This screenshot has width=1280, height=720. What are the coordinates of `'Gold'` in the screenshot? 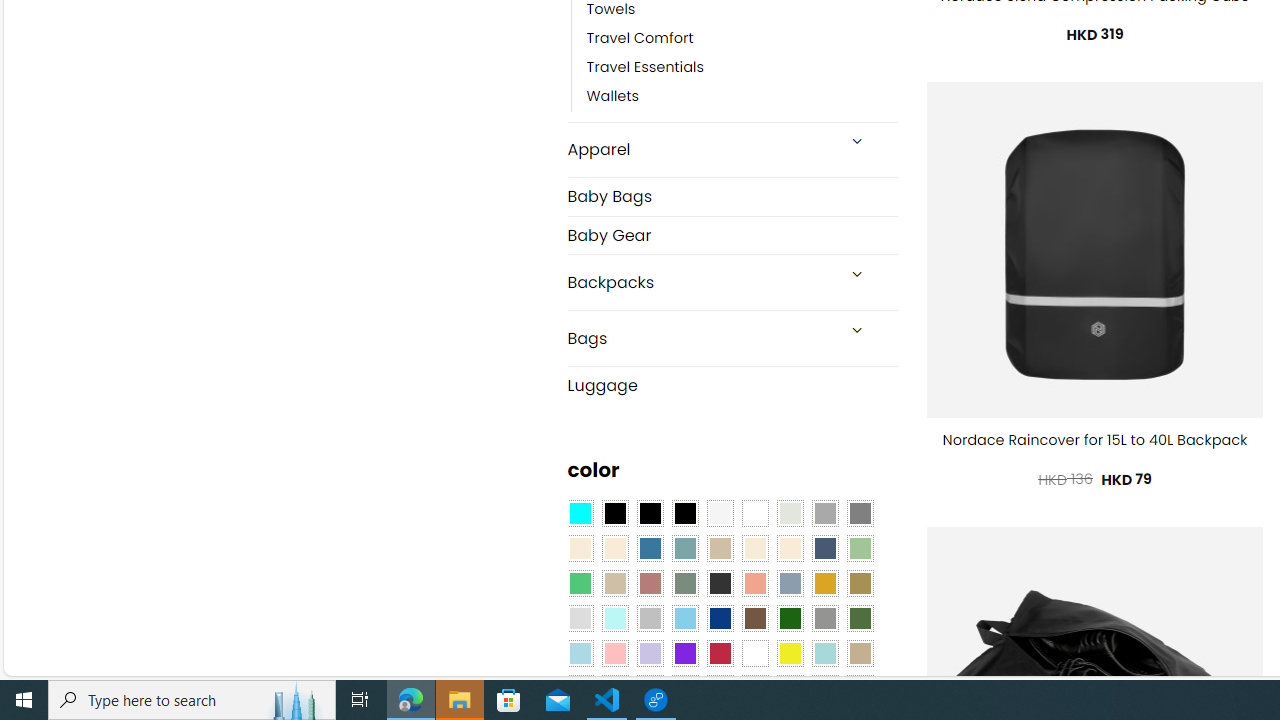 It's located at (824, 583).